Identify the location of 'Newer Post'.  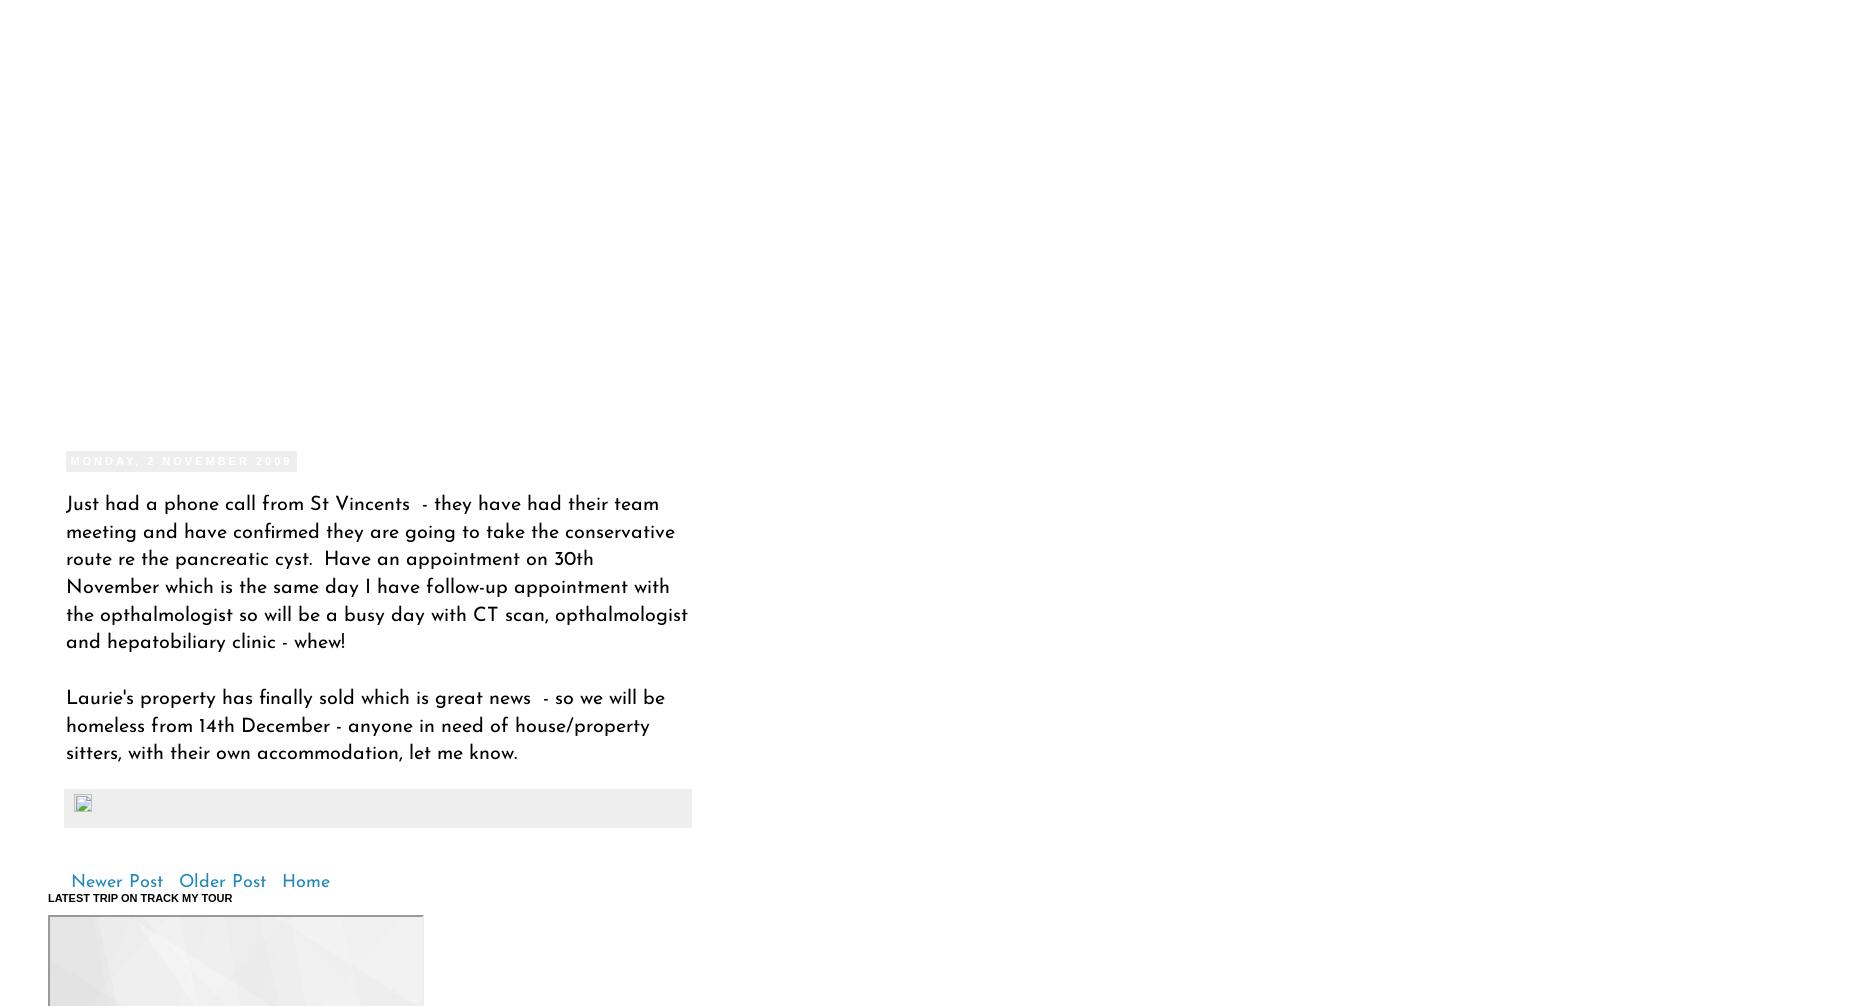
(117, 880).